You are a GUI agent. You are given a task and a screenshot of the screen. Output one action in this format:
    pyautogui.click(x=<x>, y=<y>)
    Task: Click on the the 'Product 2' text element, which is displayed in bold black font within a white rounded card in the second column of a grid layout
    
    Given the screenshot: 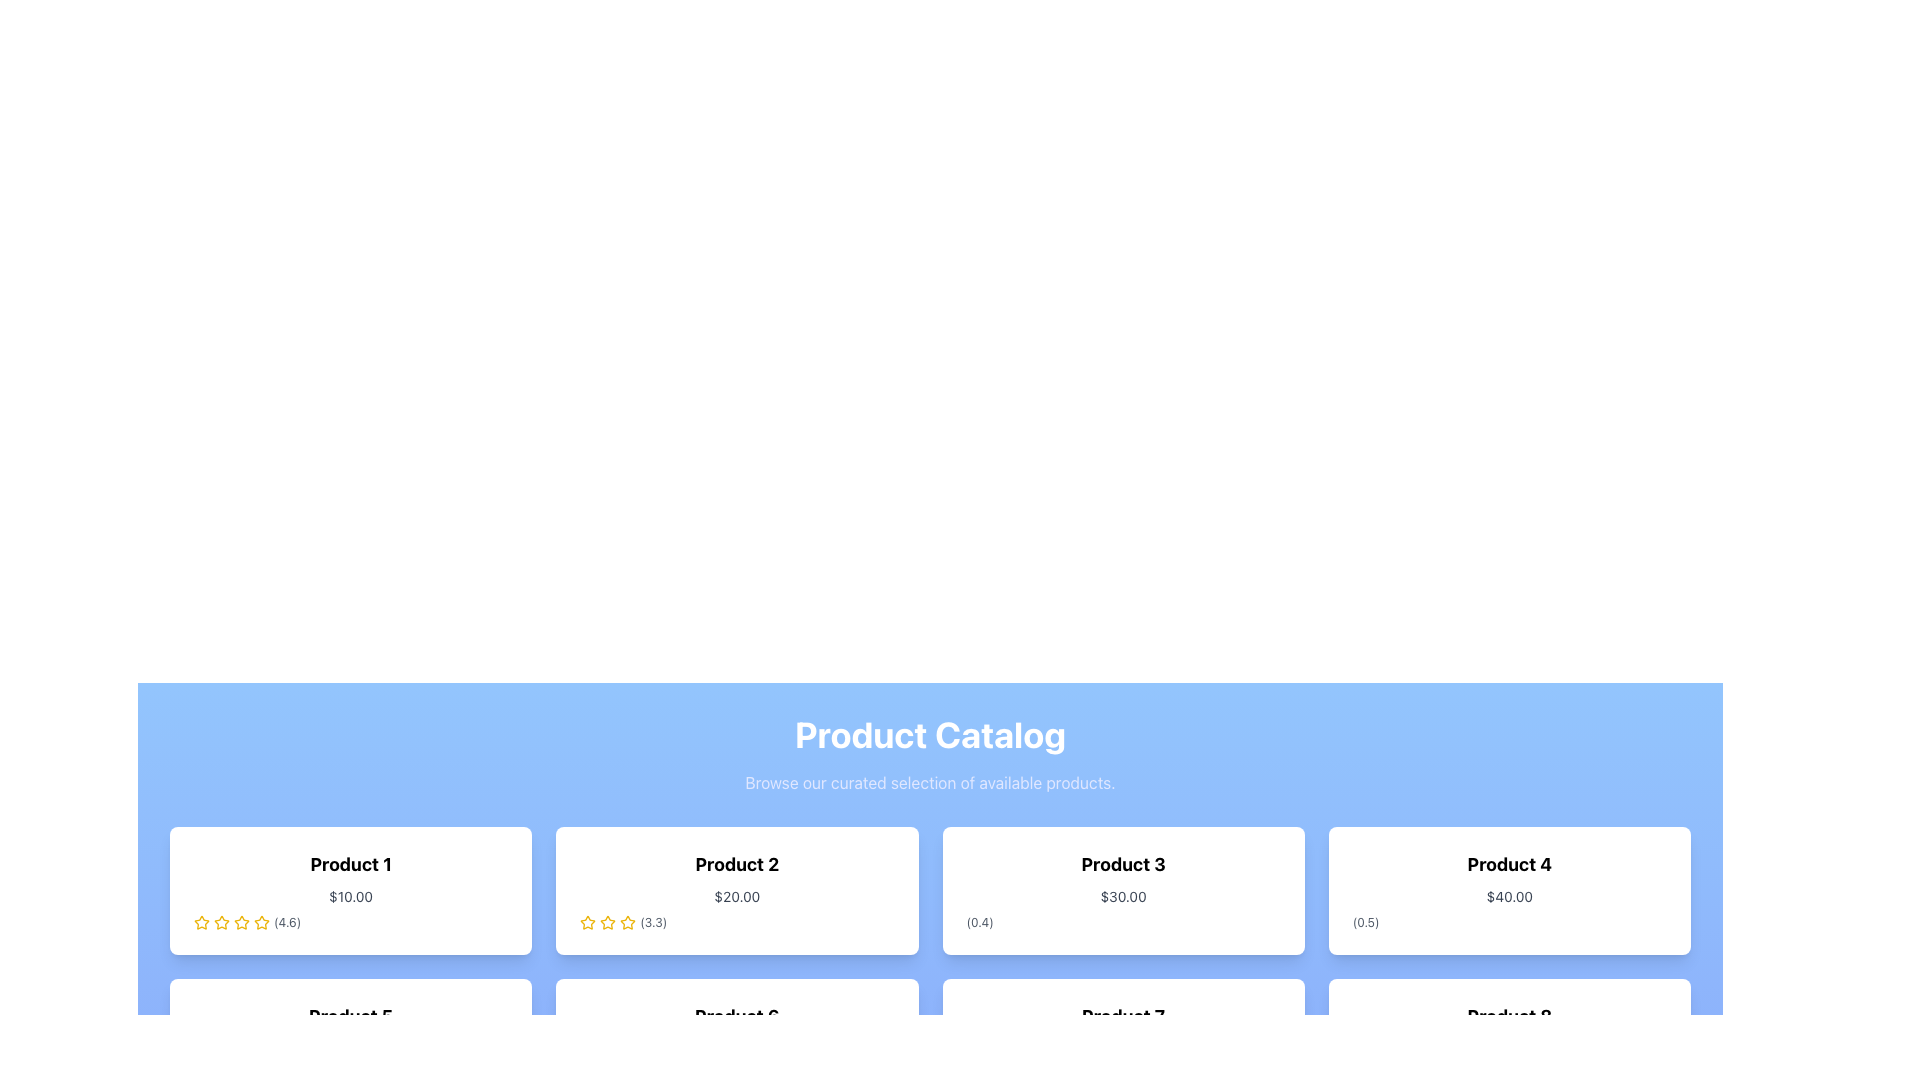 What is the action you would take?
    pyautogui.click(x=736, y=863)
    